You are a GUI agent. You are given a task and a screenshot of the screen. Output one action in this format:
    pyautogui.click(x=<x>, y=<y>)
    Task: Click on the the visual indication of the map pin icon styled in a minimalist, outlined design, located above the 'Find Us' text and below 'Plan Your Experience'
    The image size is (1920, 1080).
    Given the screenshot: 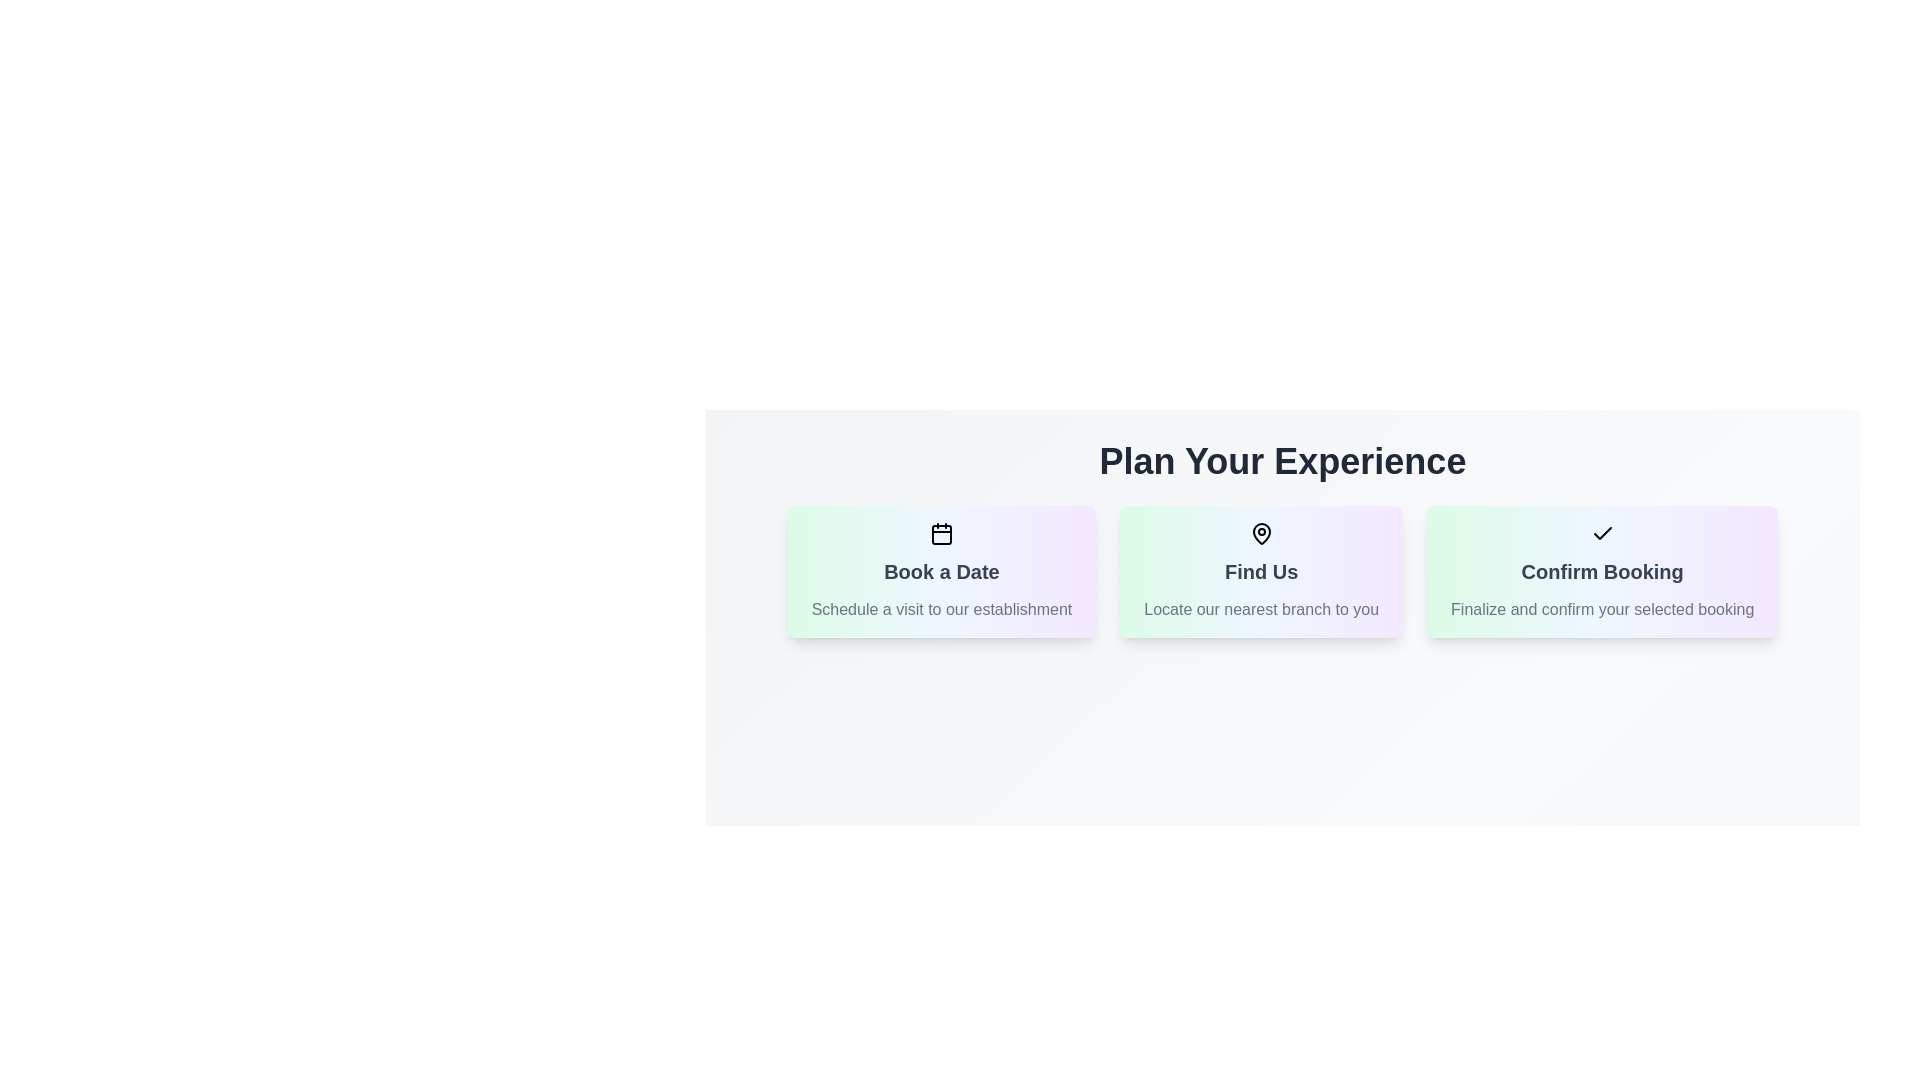 What is the action you would take?
    pyautogui.click(x=1260, y=532)
    